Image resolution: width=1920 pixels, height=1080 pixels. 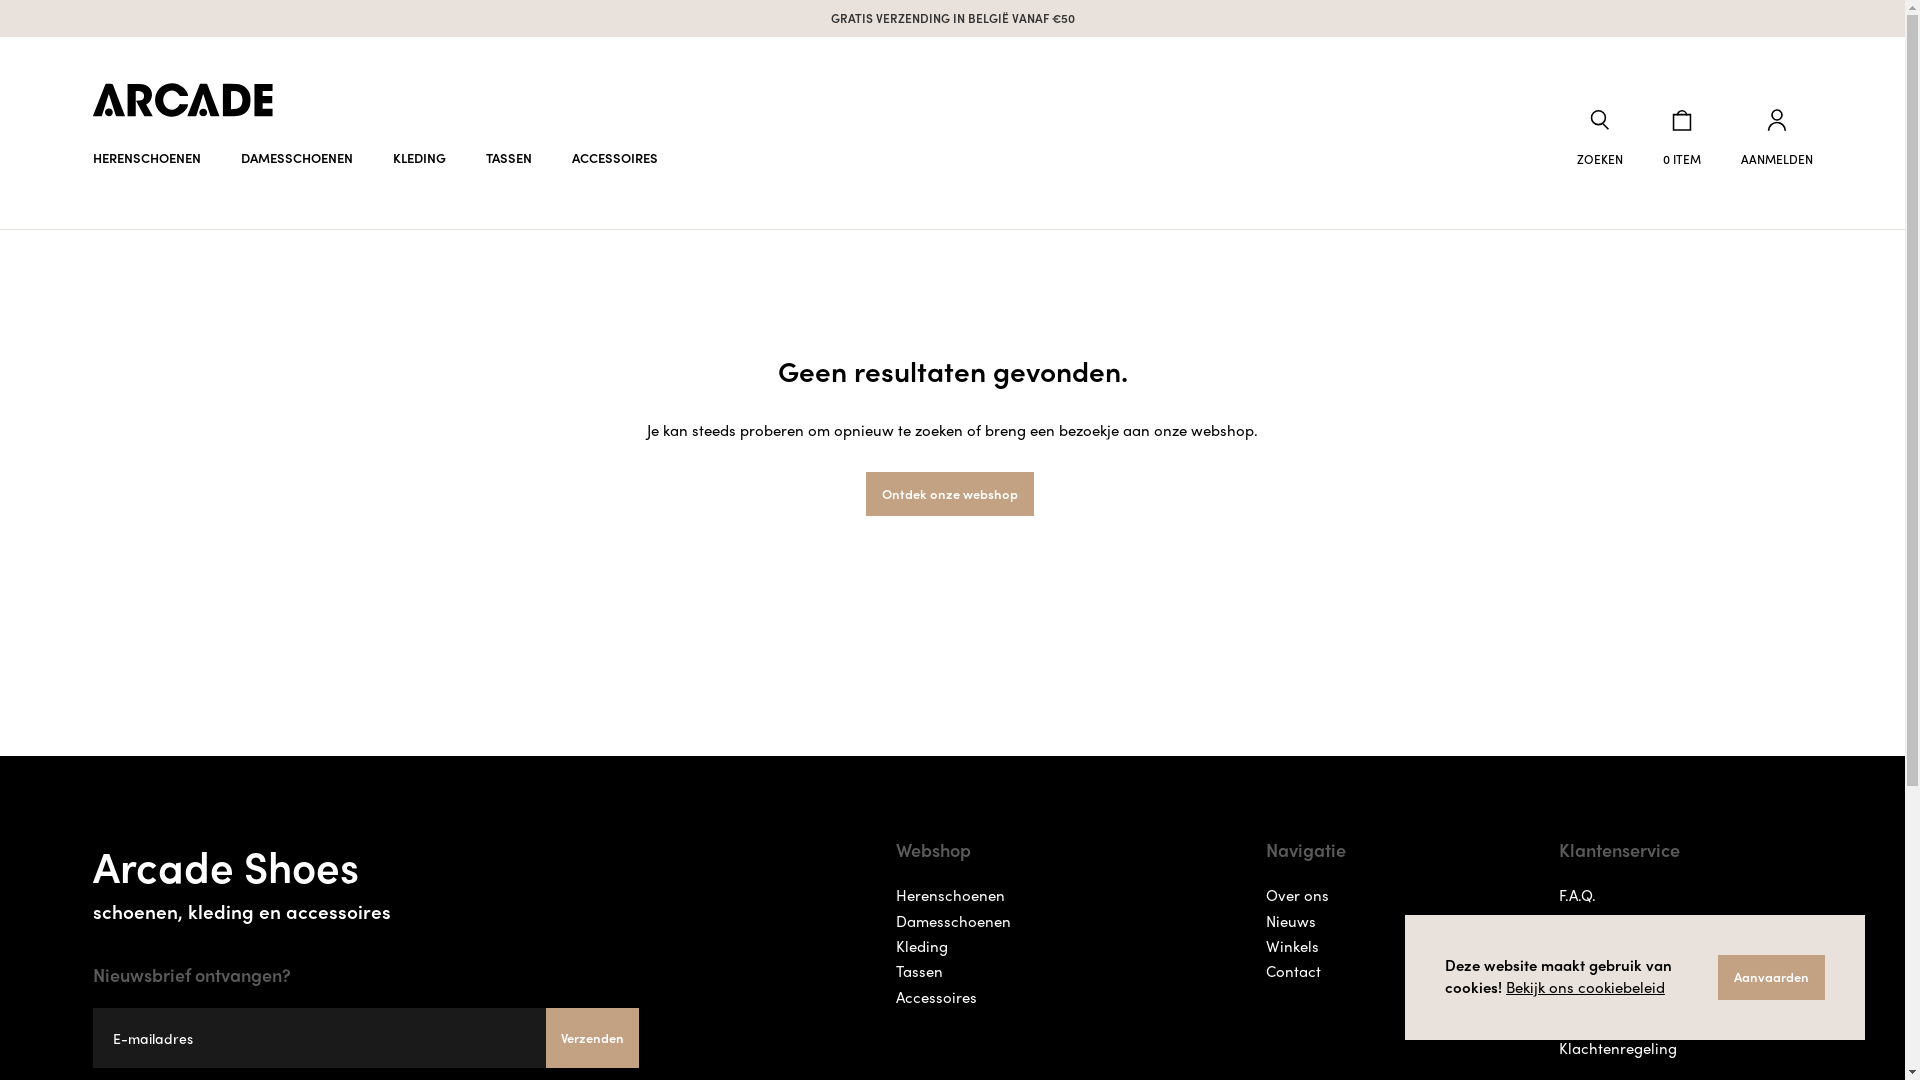 I want to click on 'Ontdek onze webshop', so click(x=949, y=494).